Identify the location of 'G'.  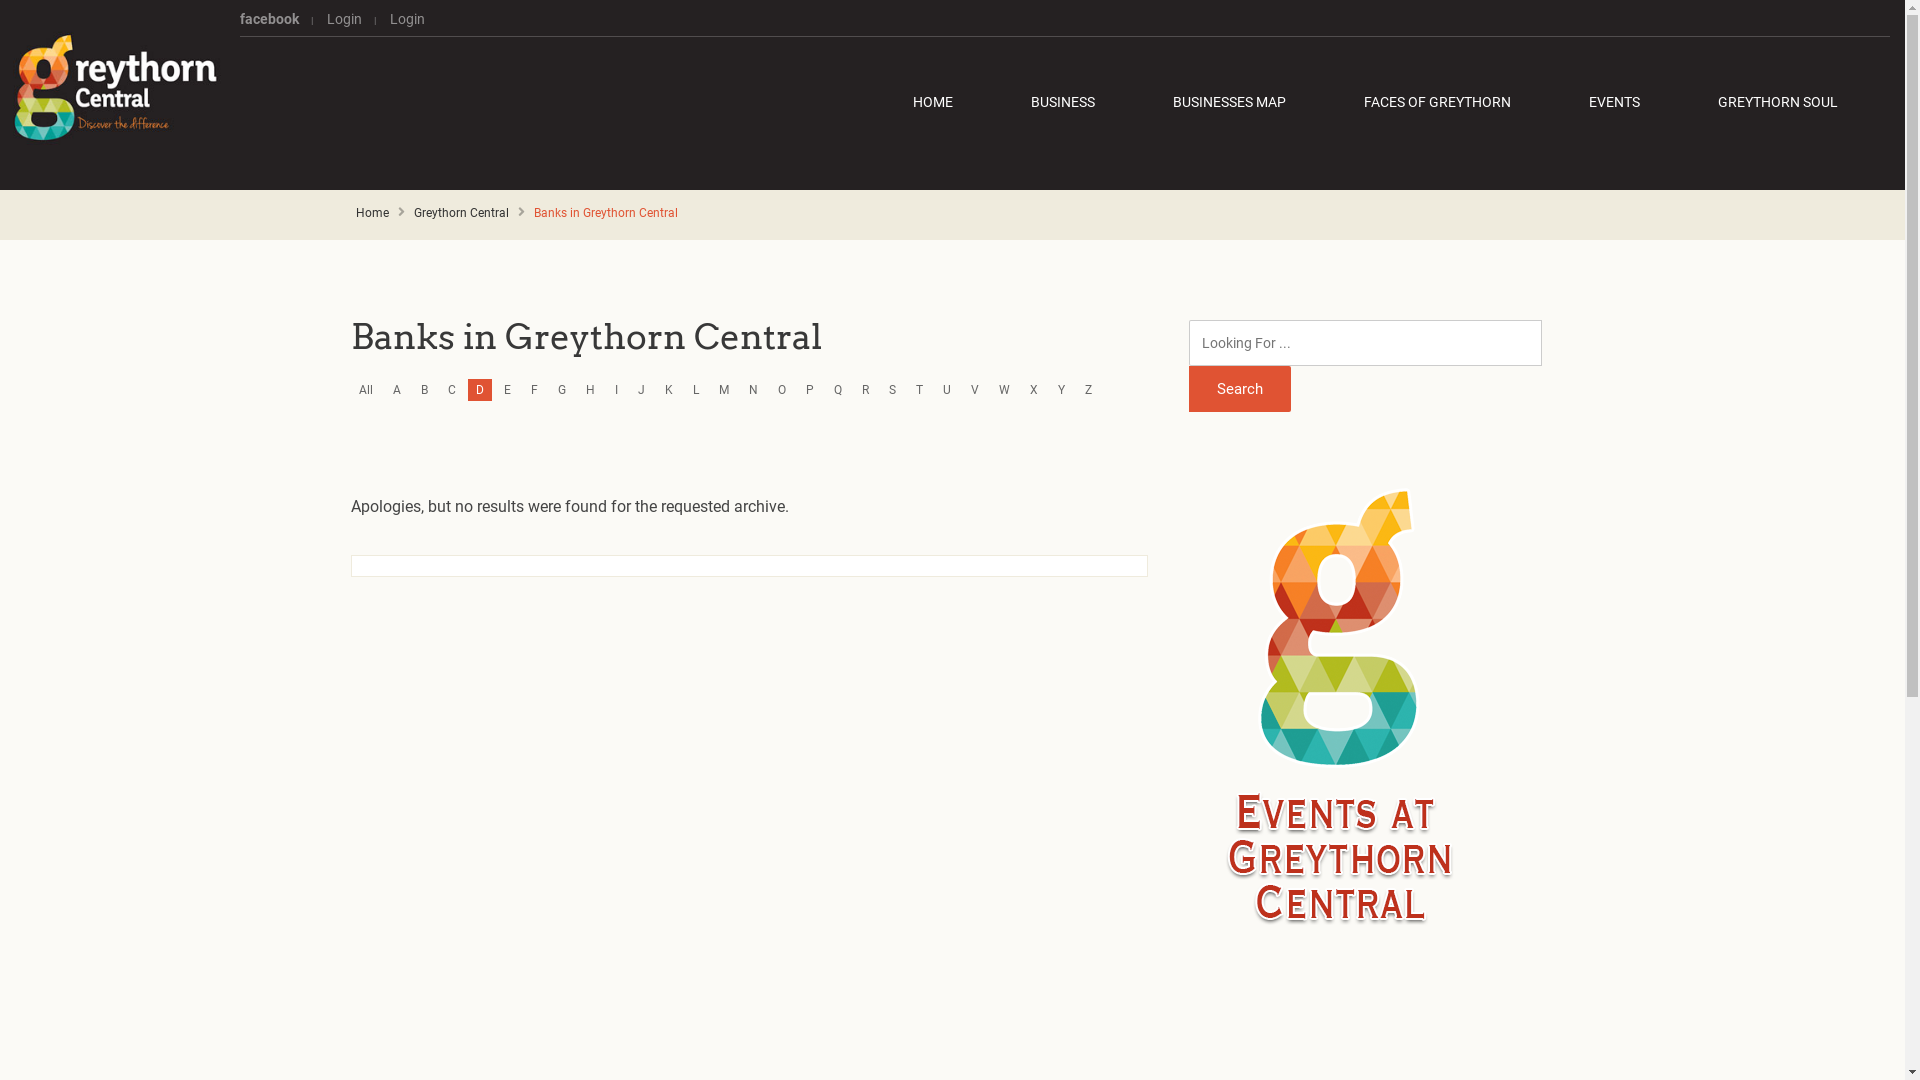
(560, 389).